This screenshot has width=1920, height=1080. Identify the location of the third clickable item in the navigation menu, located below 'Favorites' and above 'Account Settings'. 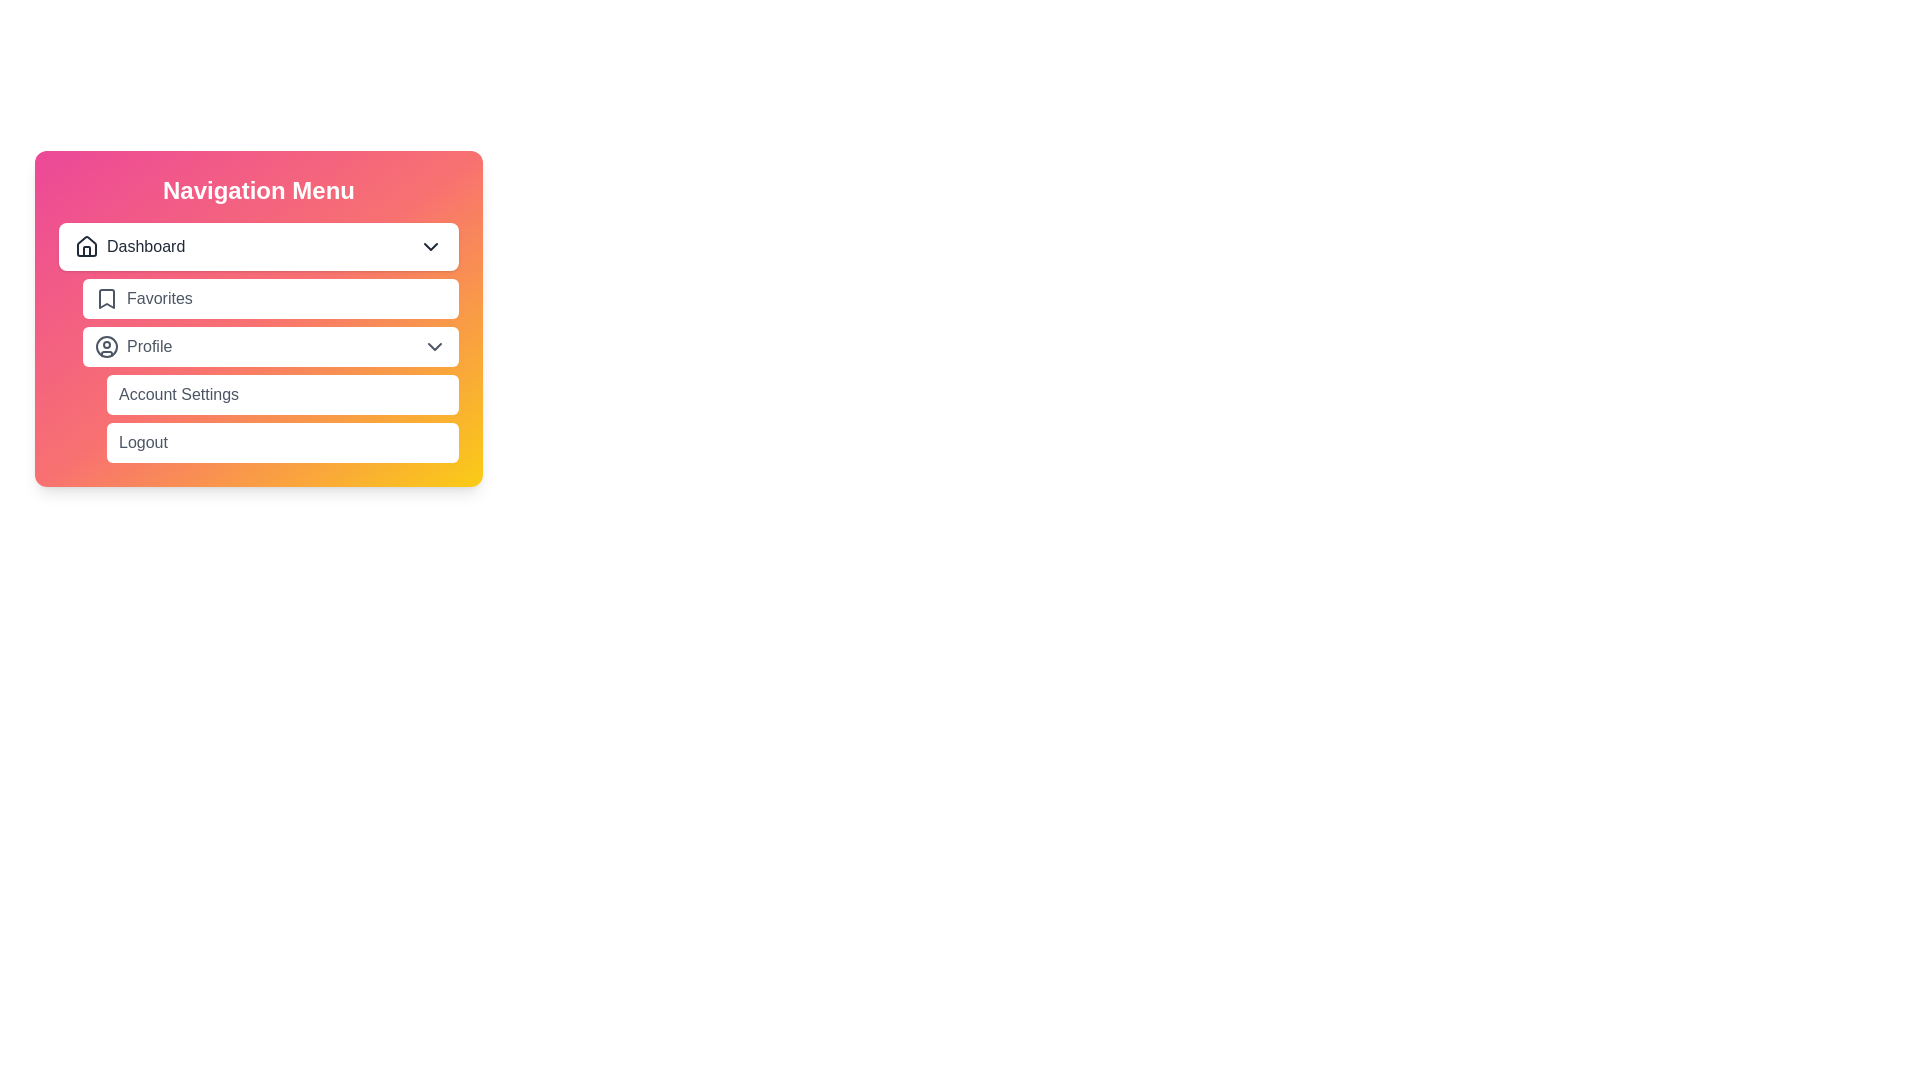
(258, 342).